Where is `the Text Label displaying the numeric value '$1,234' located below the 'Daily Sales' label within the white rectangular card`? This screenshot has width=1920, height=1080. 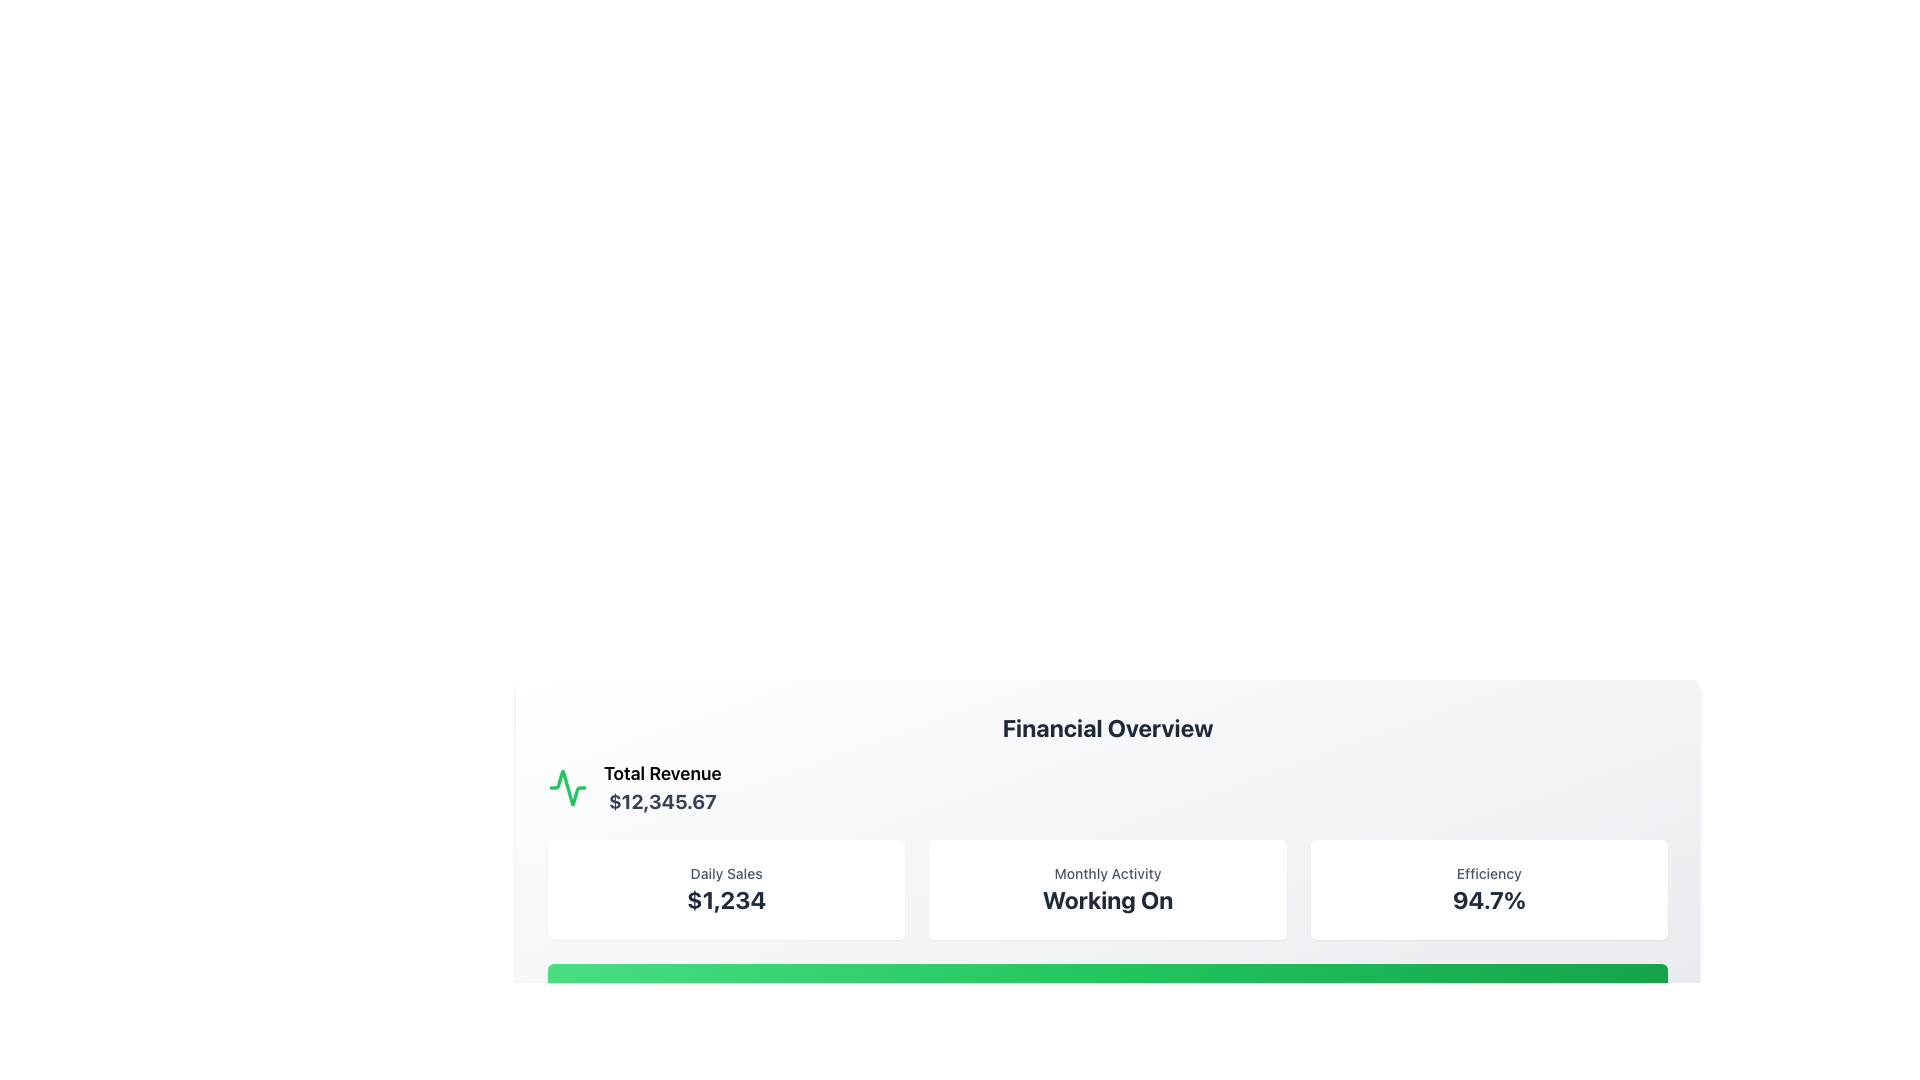
the Text Label displaying the numeric value '$1,234' located below the 'Daily Sales' label within the white rectangular card is located at coordinates (725, 898).